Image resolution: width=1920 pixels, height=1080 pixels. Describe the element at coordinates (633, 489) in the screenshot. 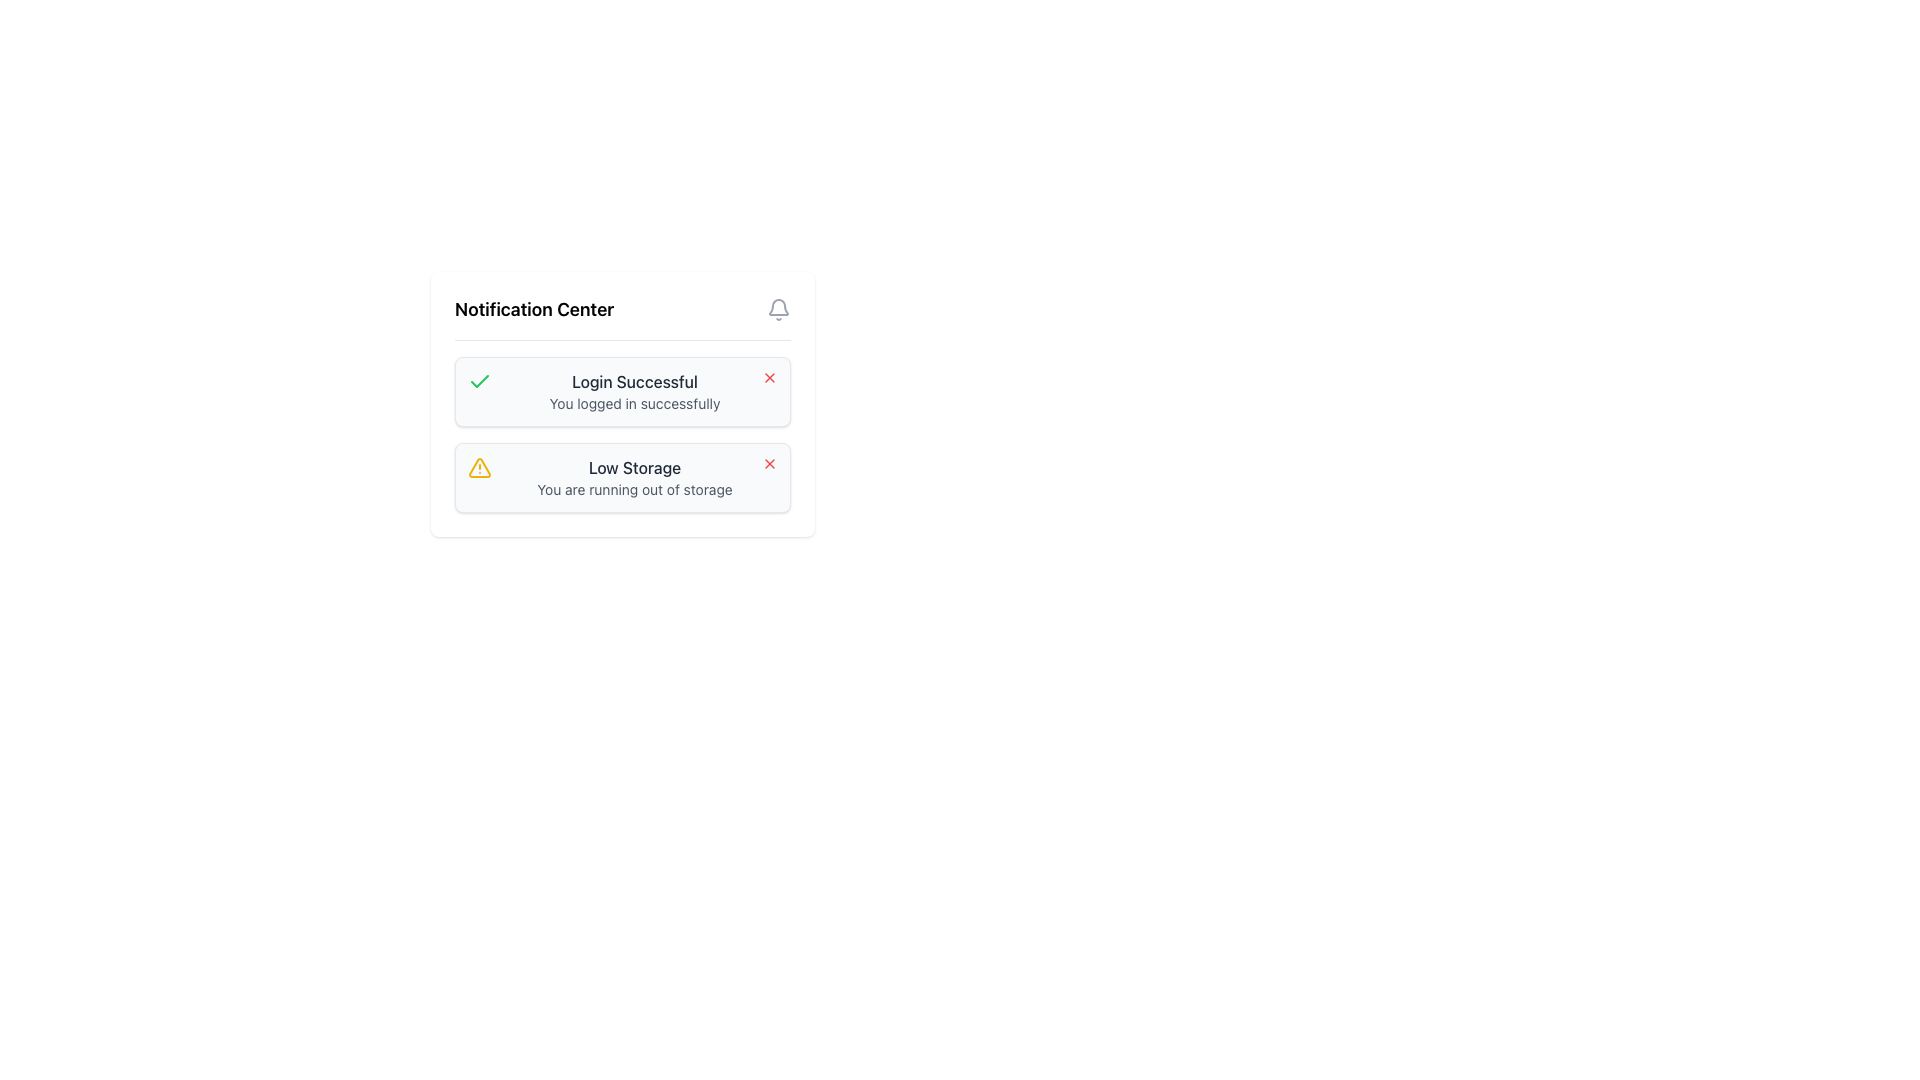

I see `static text label that displays 'You are running out of storage', which is located below the bold text 'Low Storage' in light gray color` at that location.